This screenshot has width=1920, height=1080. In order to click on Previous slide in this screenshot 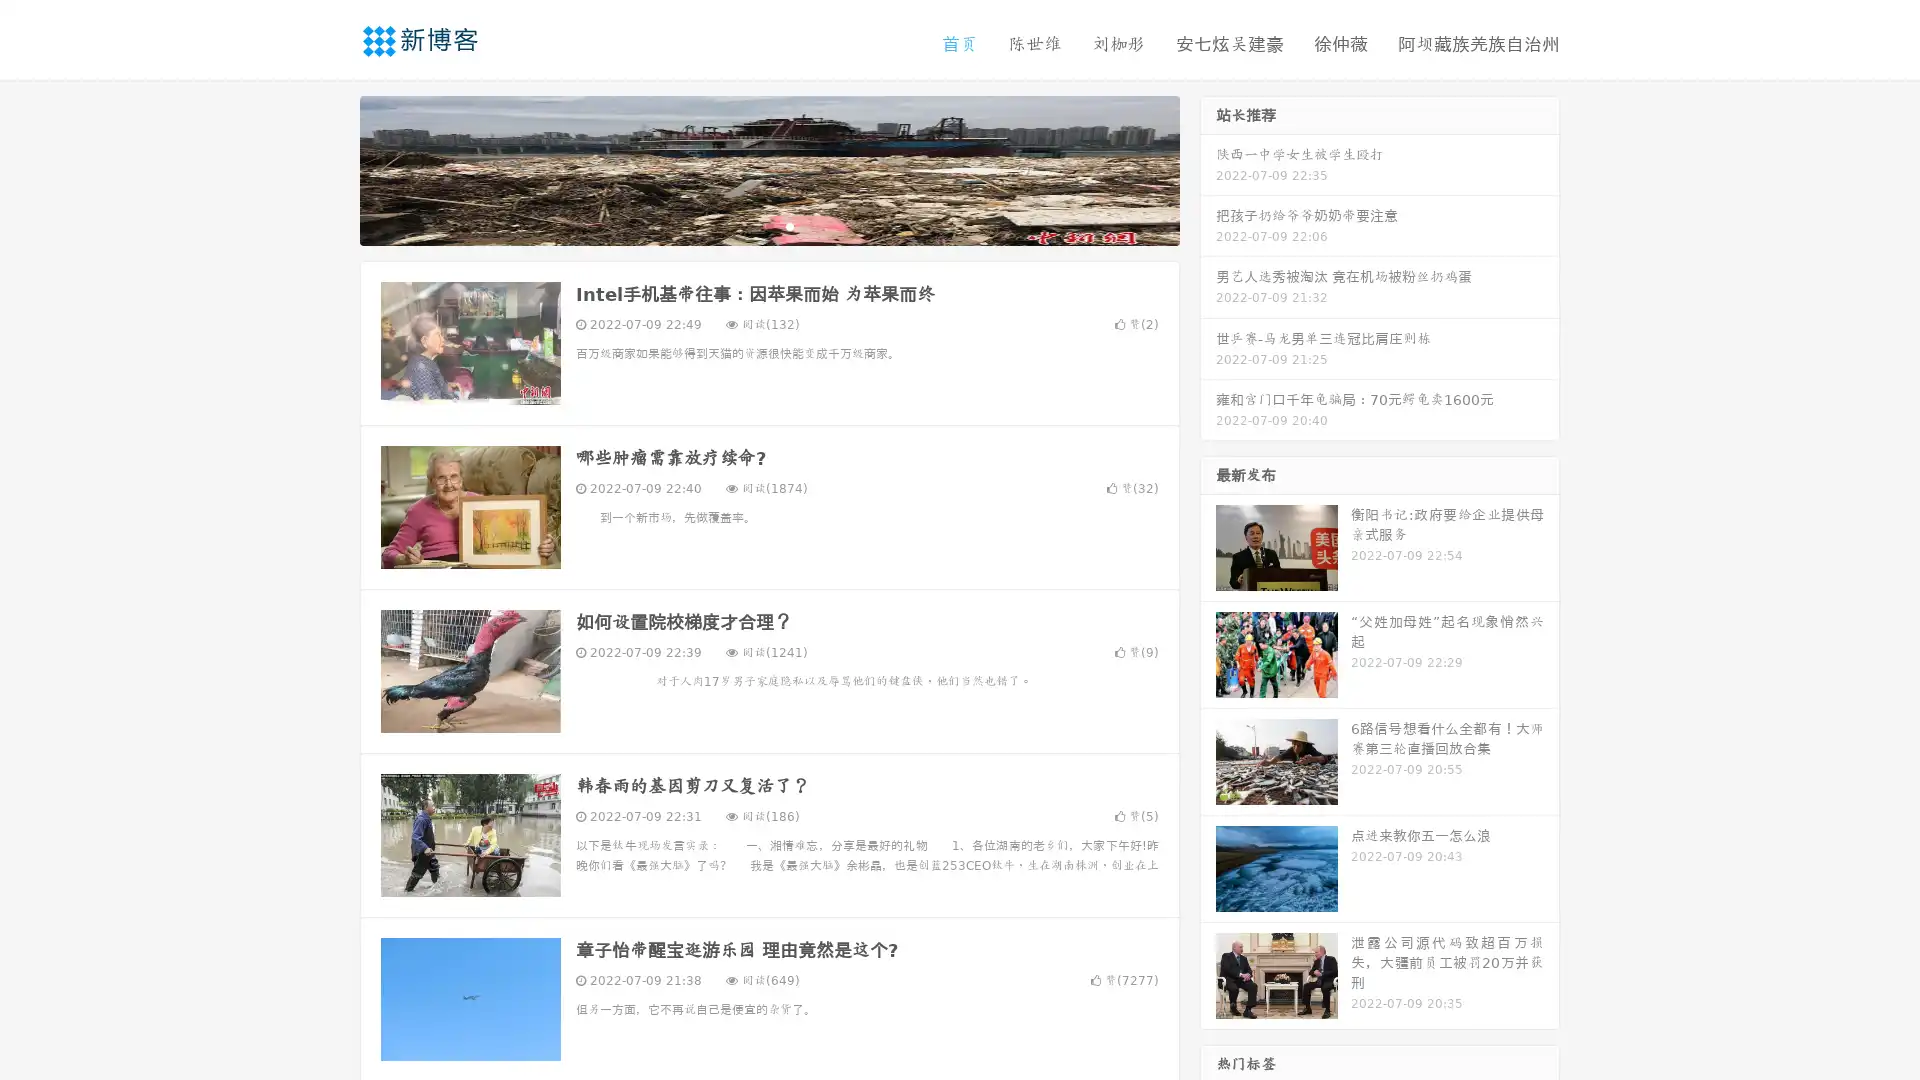, I will do `click(330, 168)`.